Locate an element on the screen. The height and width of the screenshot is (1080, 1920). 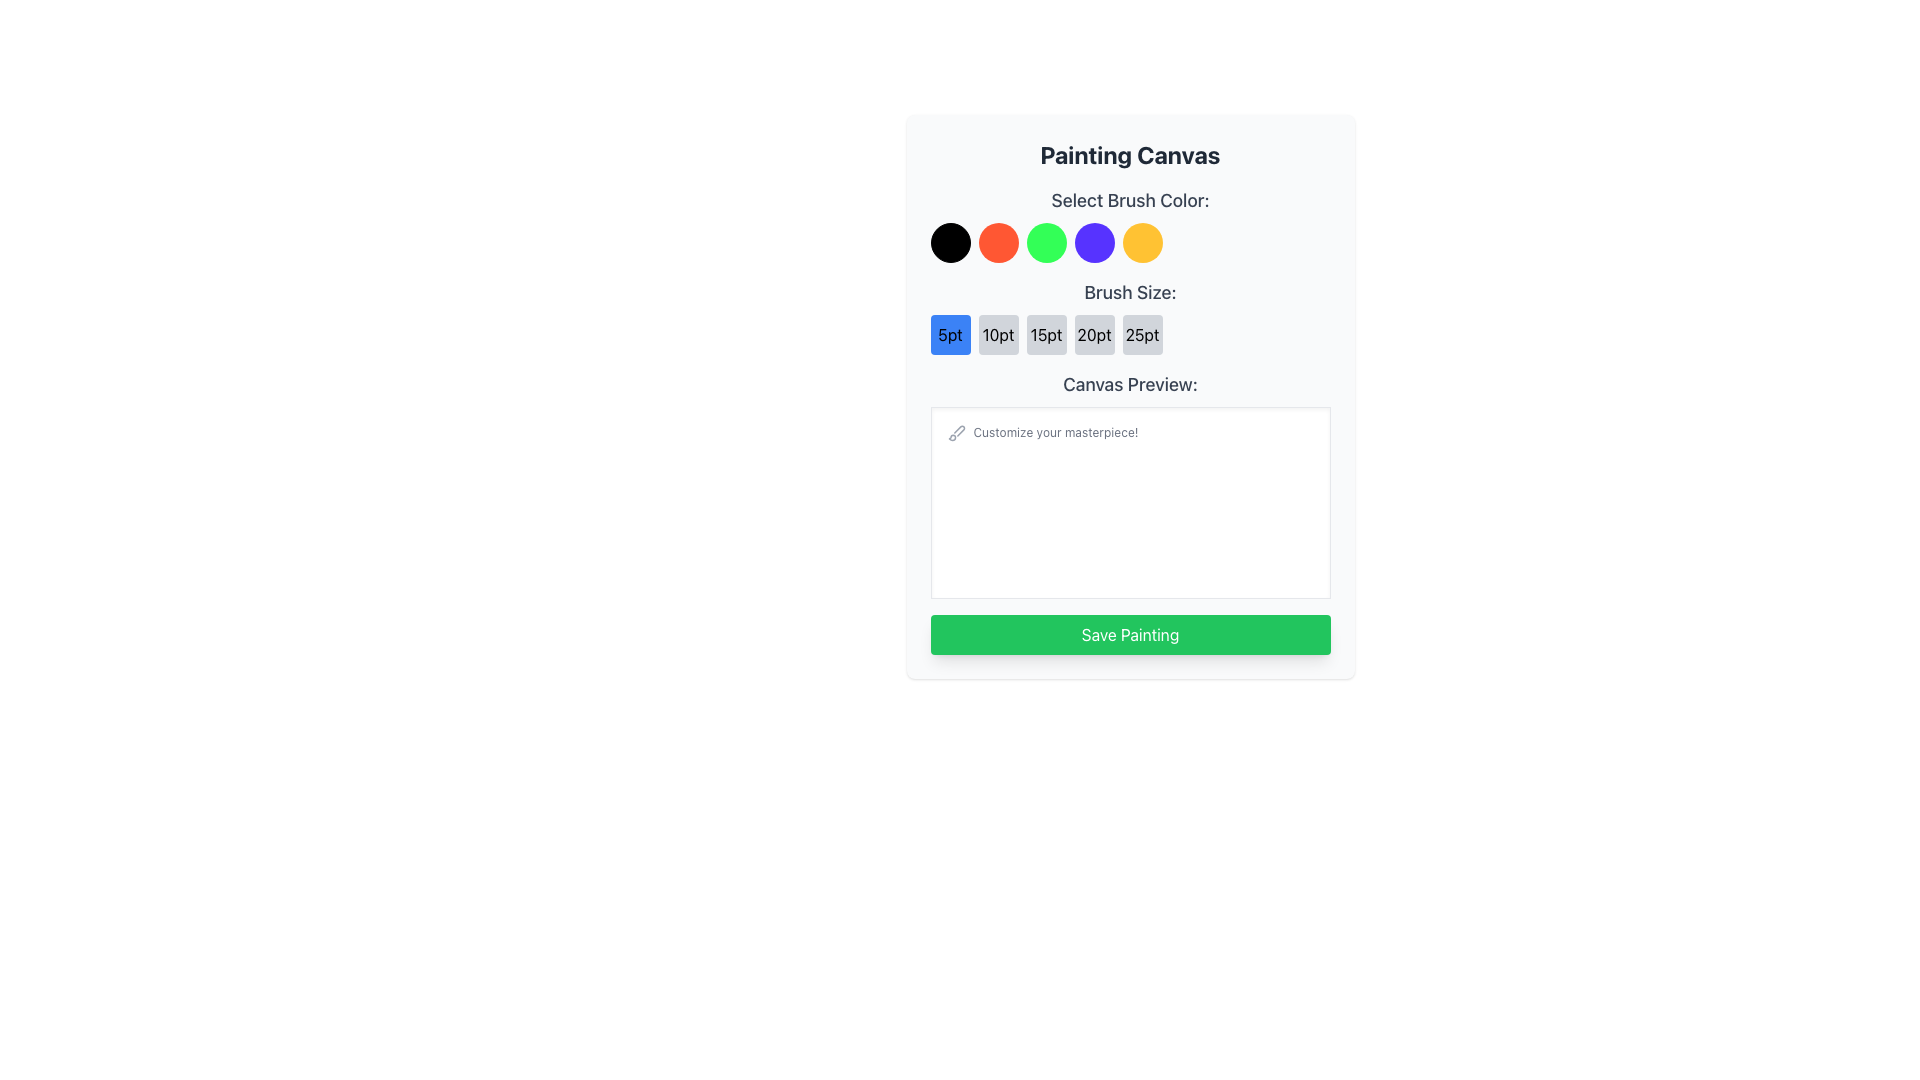
the circular purple button located under the 'Select Brush Color' title is located at coordinates (1093, 242).